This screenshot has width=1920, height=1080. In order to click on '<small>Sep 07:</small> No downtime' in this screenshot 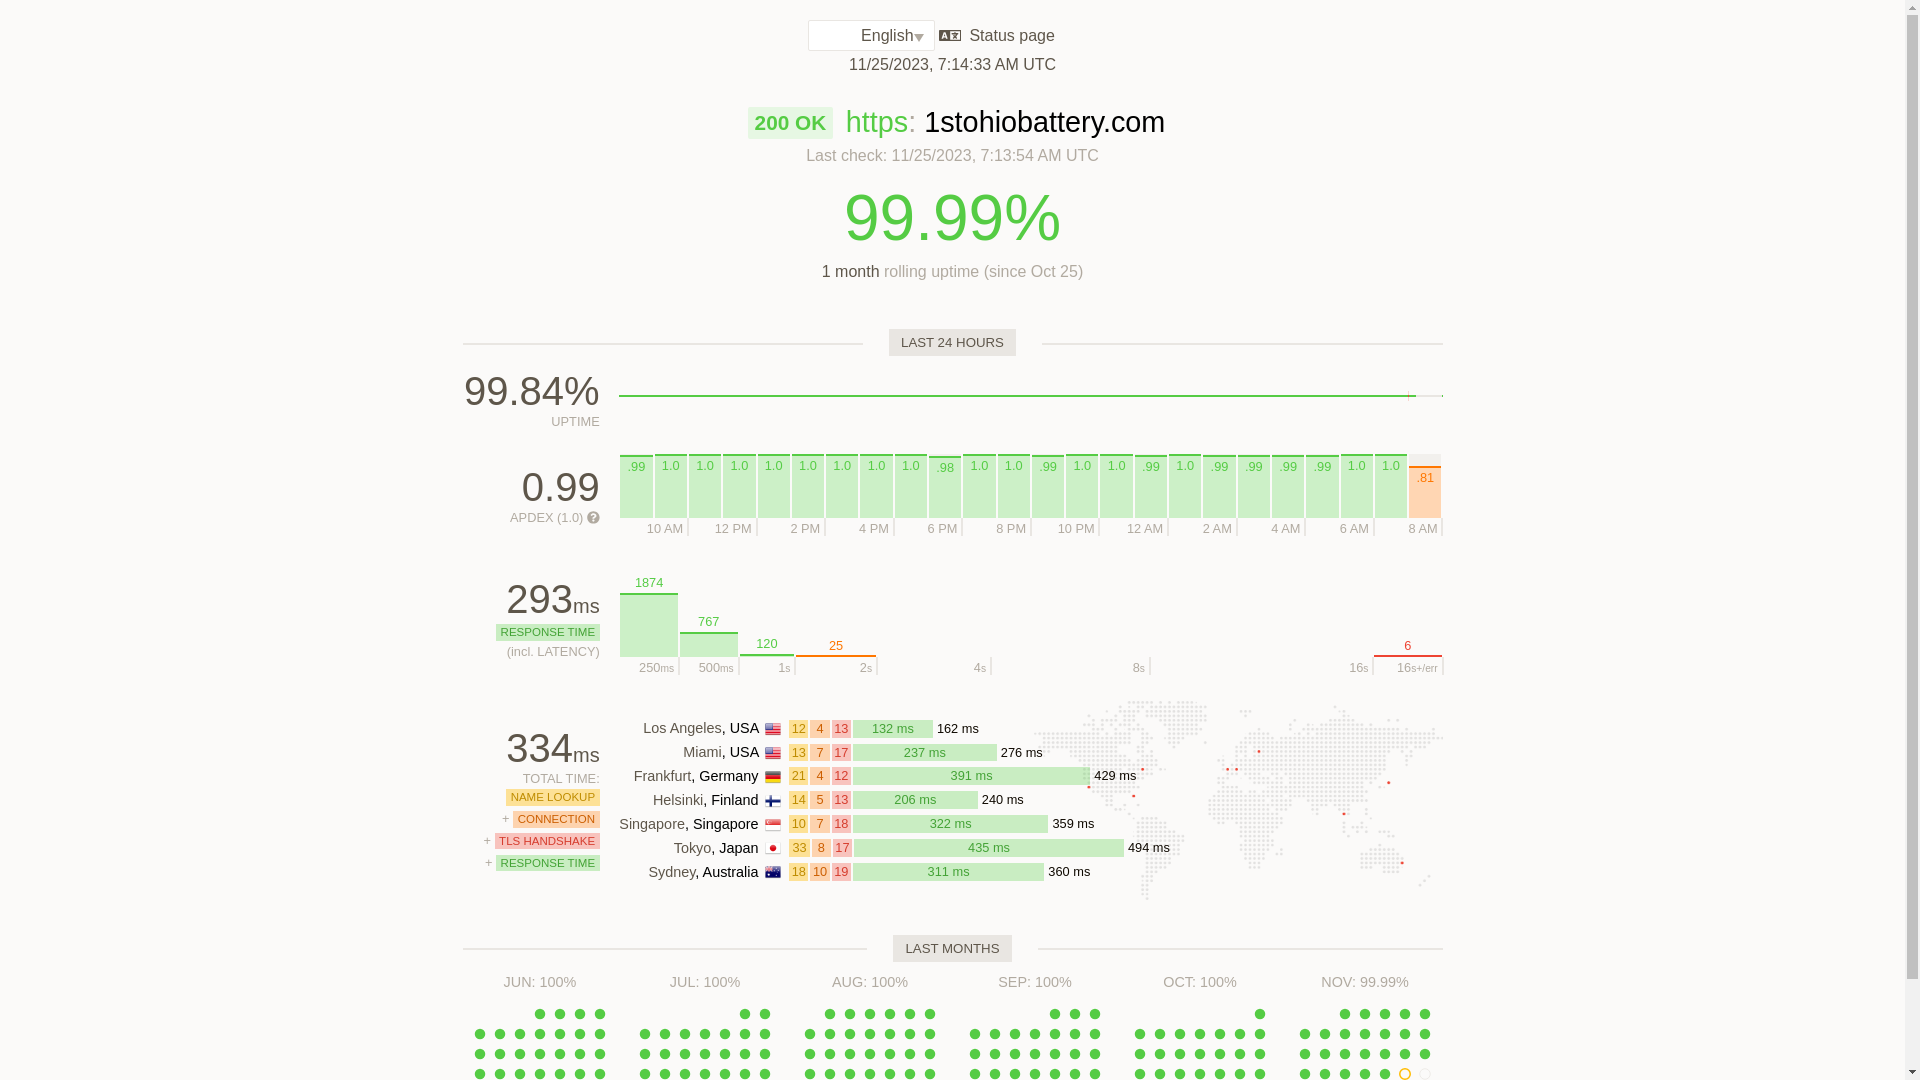, I will do `click(1035, 1033)`.